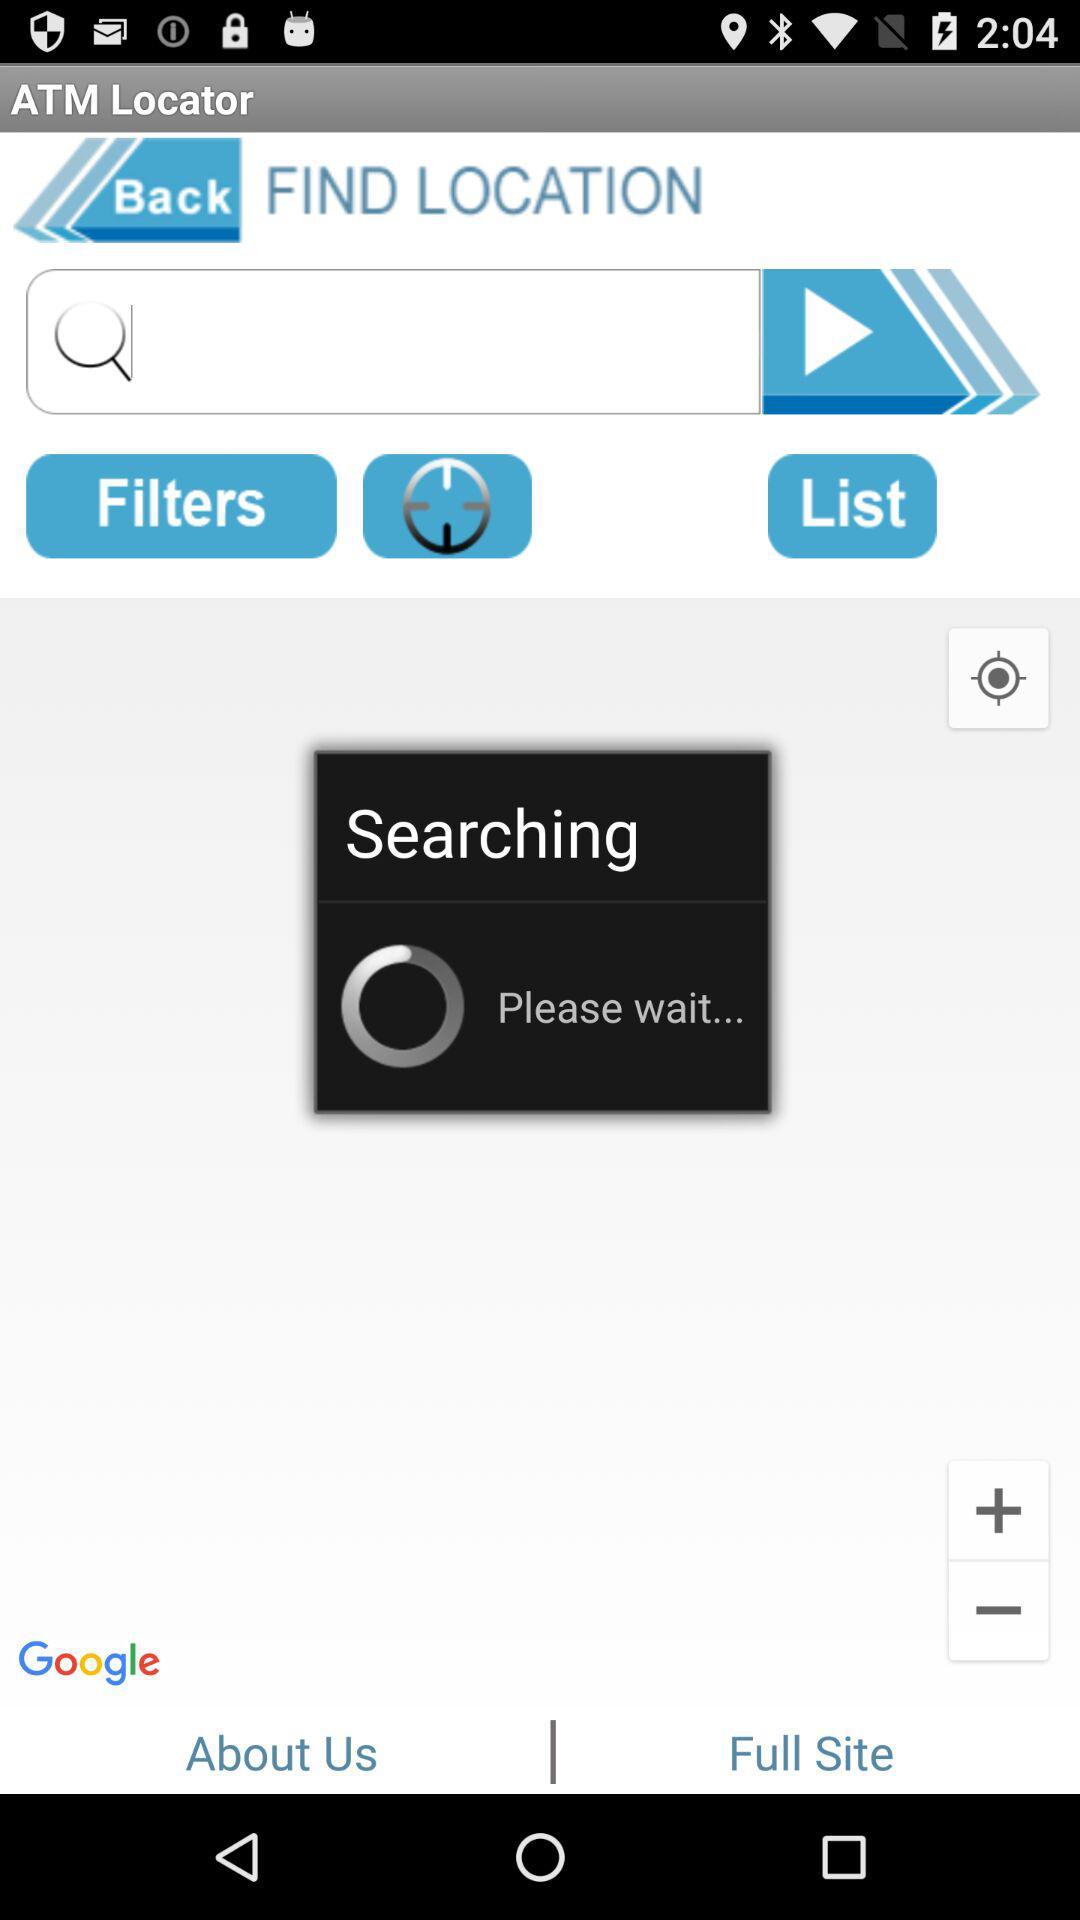 Image resolution: width=1080 pixels, height=1920 pixels. What do you see at coordinates (901, 338) in the screenshot?
I see `the app below atm locator app` at bounding box center [901, 338].